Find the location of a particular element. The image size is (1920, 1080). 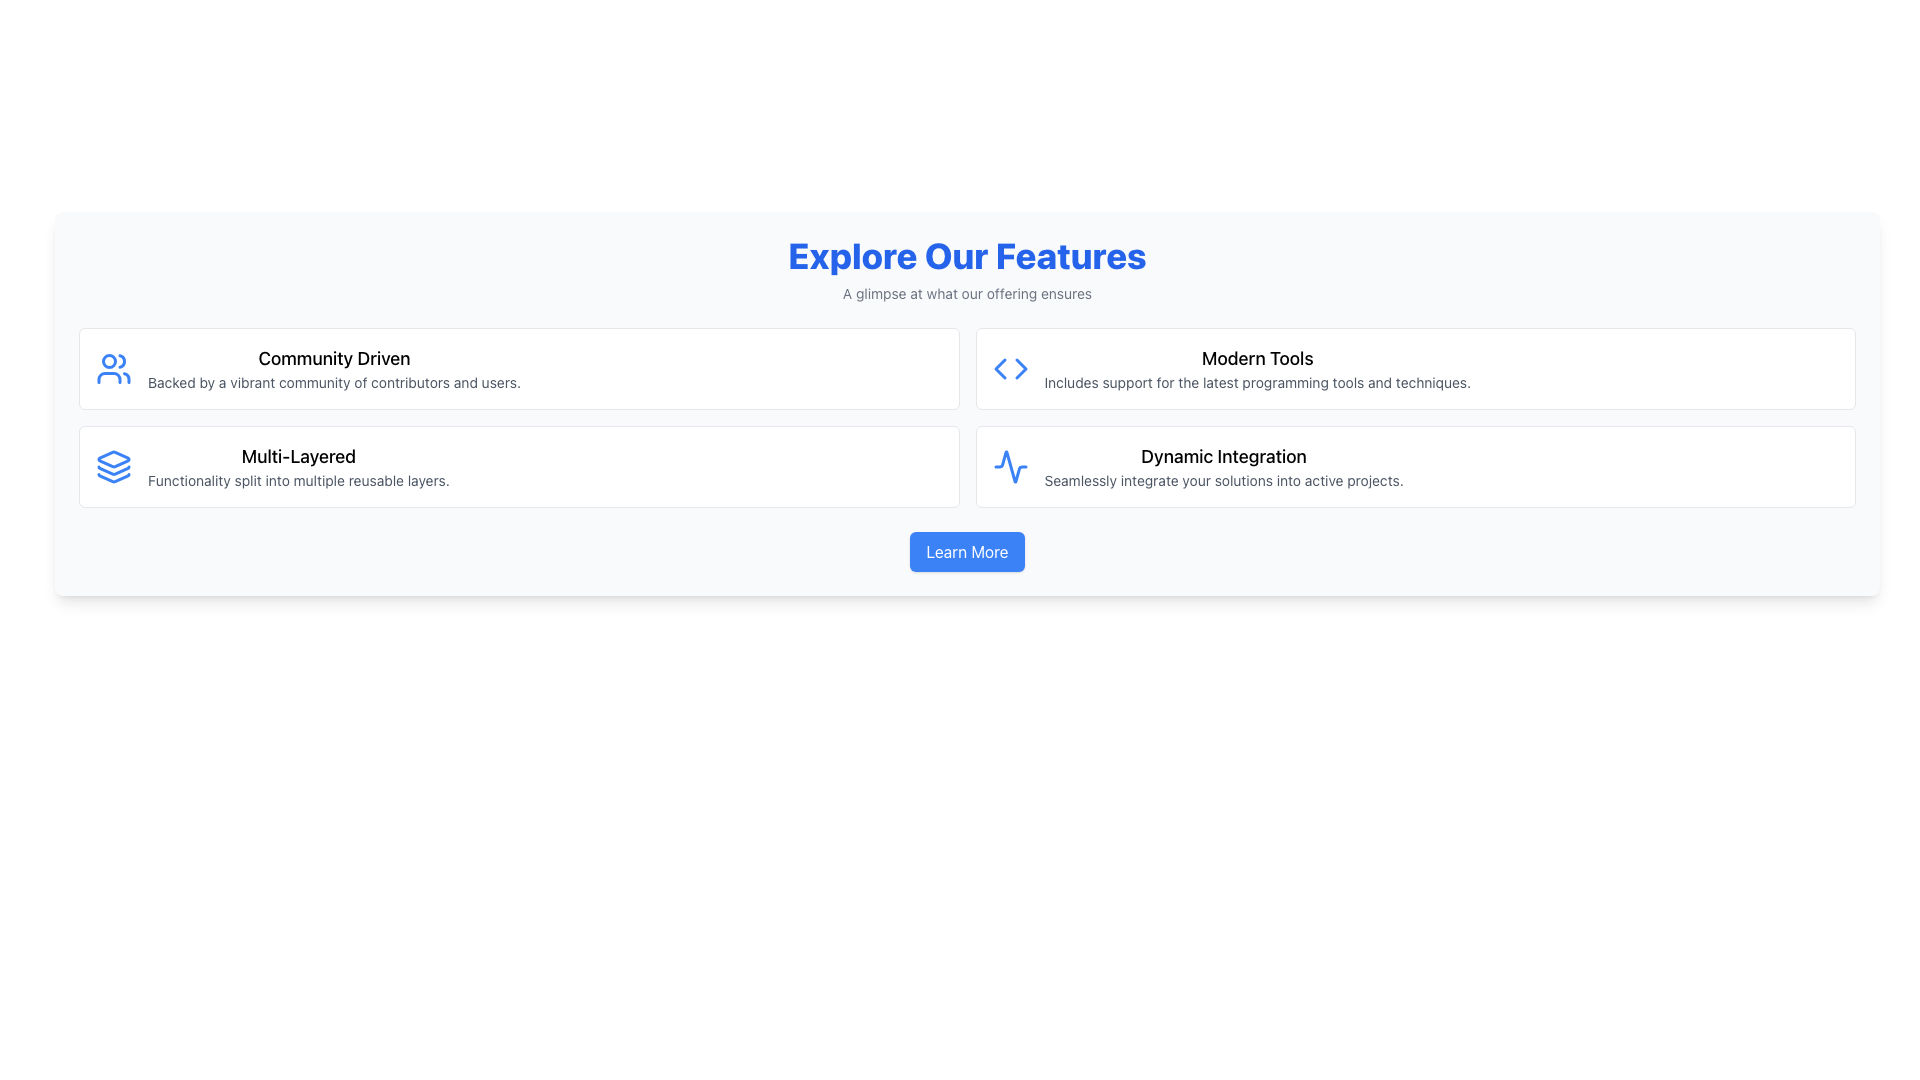

the blue code symbol icon located to the left of the 'Modern Tools' title in the second card under 'Explore Our Features' is located at coordinates (1010, 369).